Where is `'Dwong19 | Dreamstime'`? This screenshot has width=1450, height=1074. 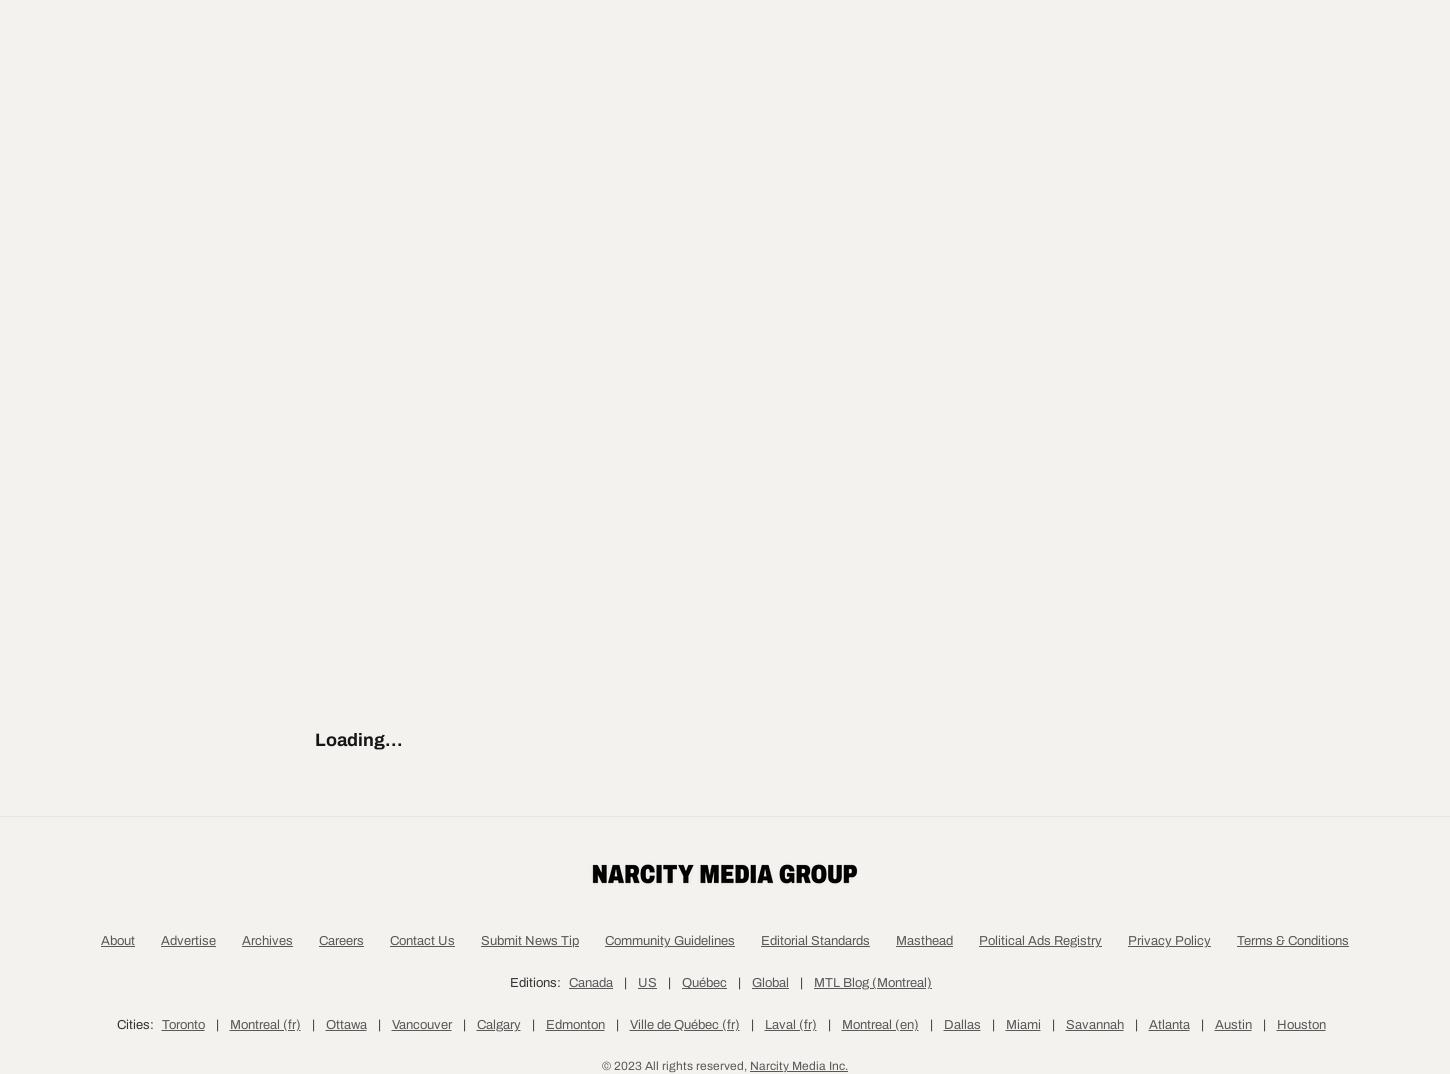 'Dwong19 | Dreamstime' is located at coordinates (582, 465).